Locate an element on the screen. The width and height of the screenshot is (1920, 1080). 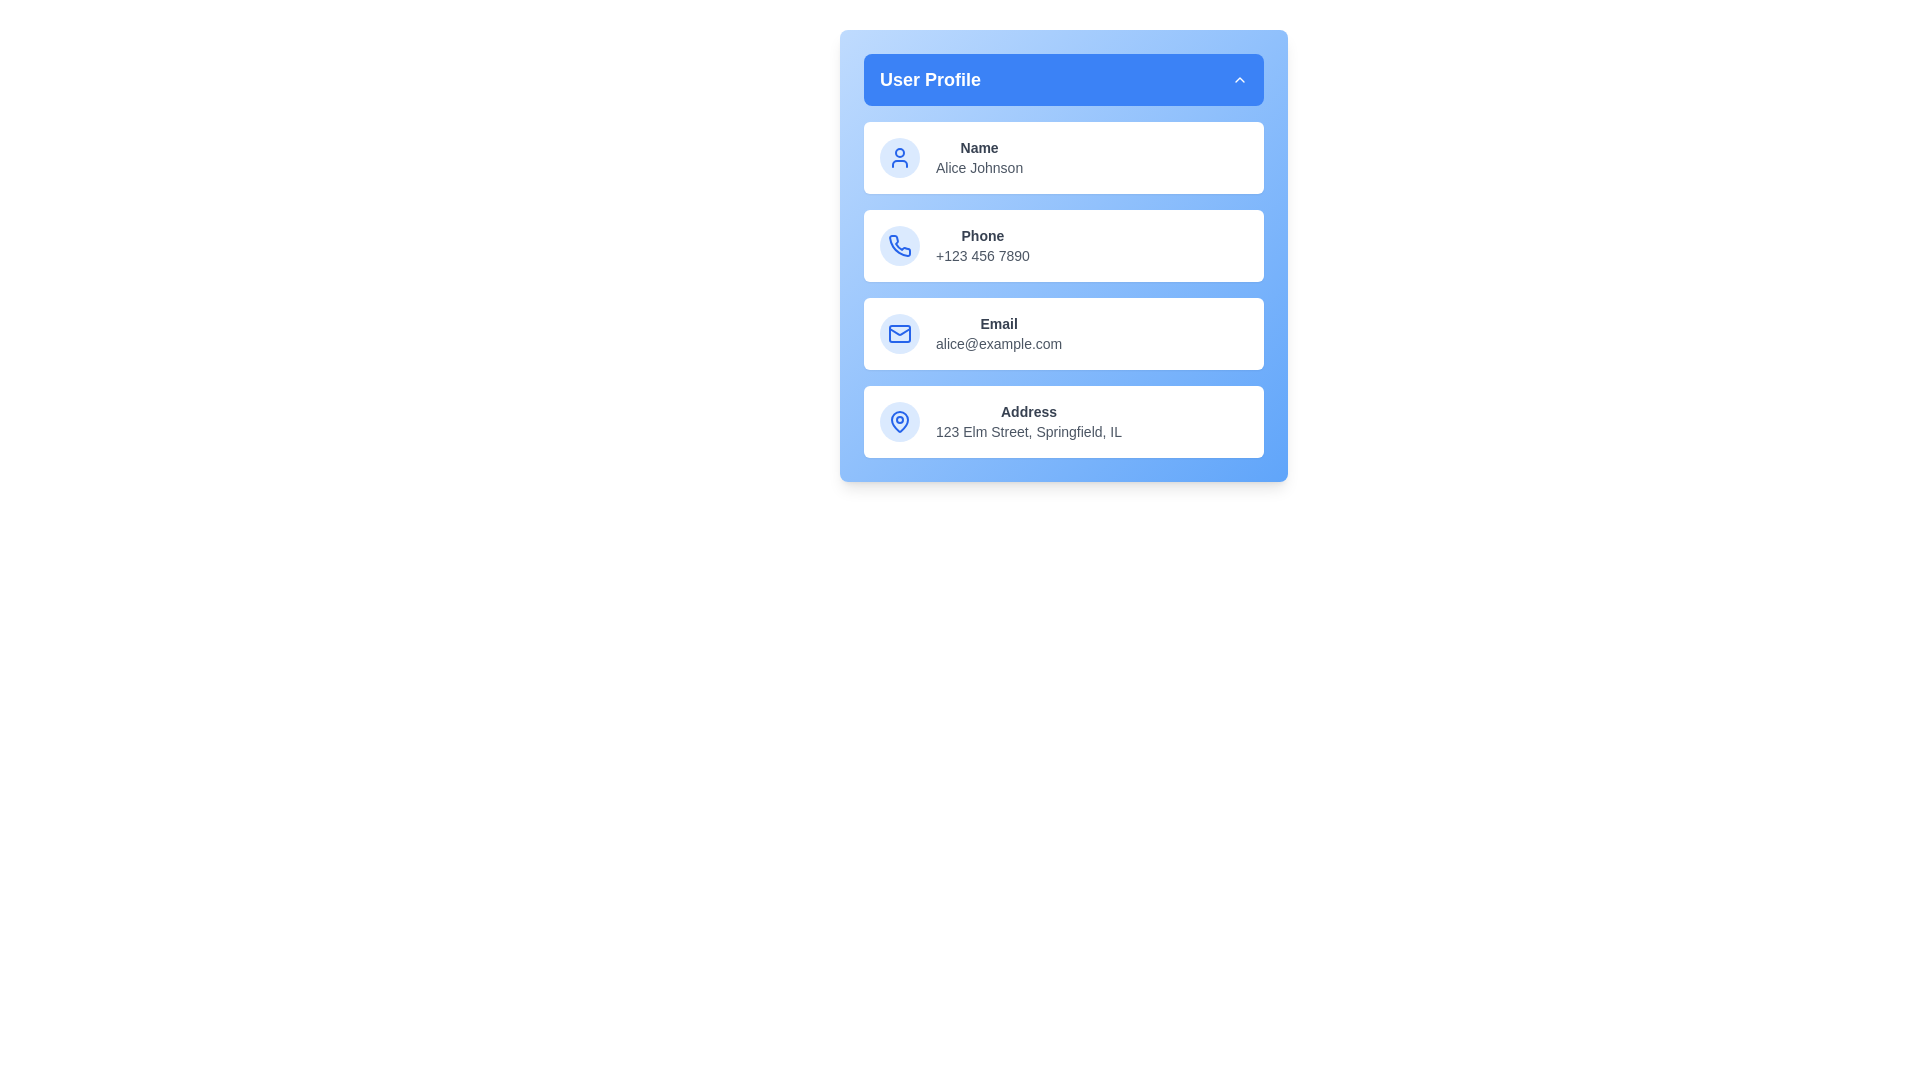
the text label displaying the user's phone number, which is located in the second row of the contact card structure, directly below the 'Phone' label is located at coordinates (982, 254).